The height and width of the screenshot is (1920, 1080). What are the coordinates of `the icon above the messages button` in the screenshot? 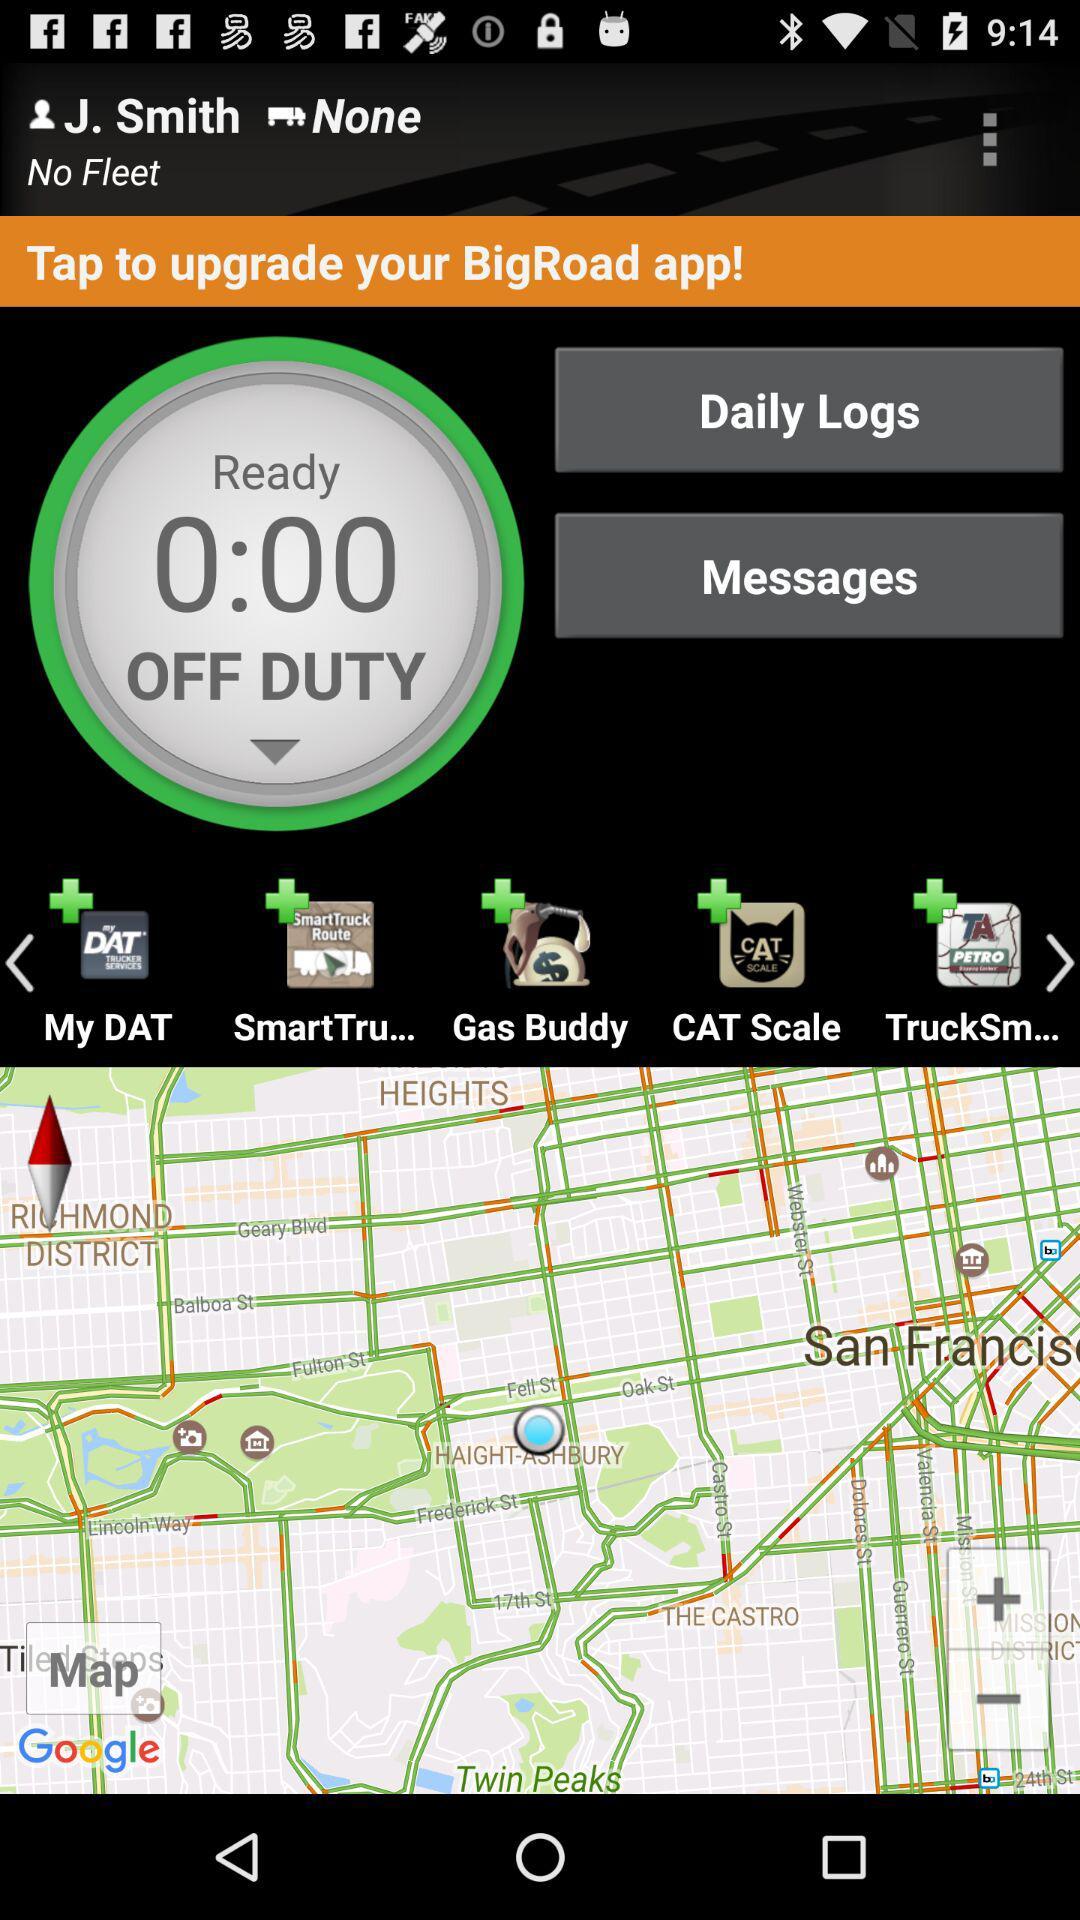 It's located at (808, 408).